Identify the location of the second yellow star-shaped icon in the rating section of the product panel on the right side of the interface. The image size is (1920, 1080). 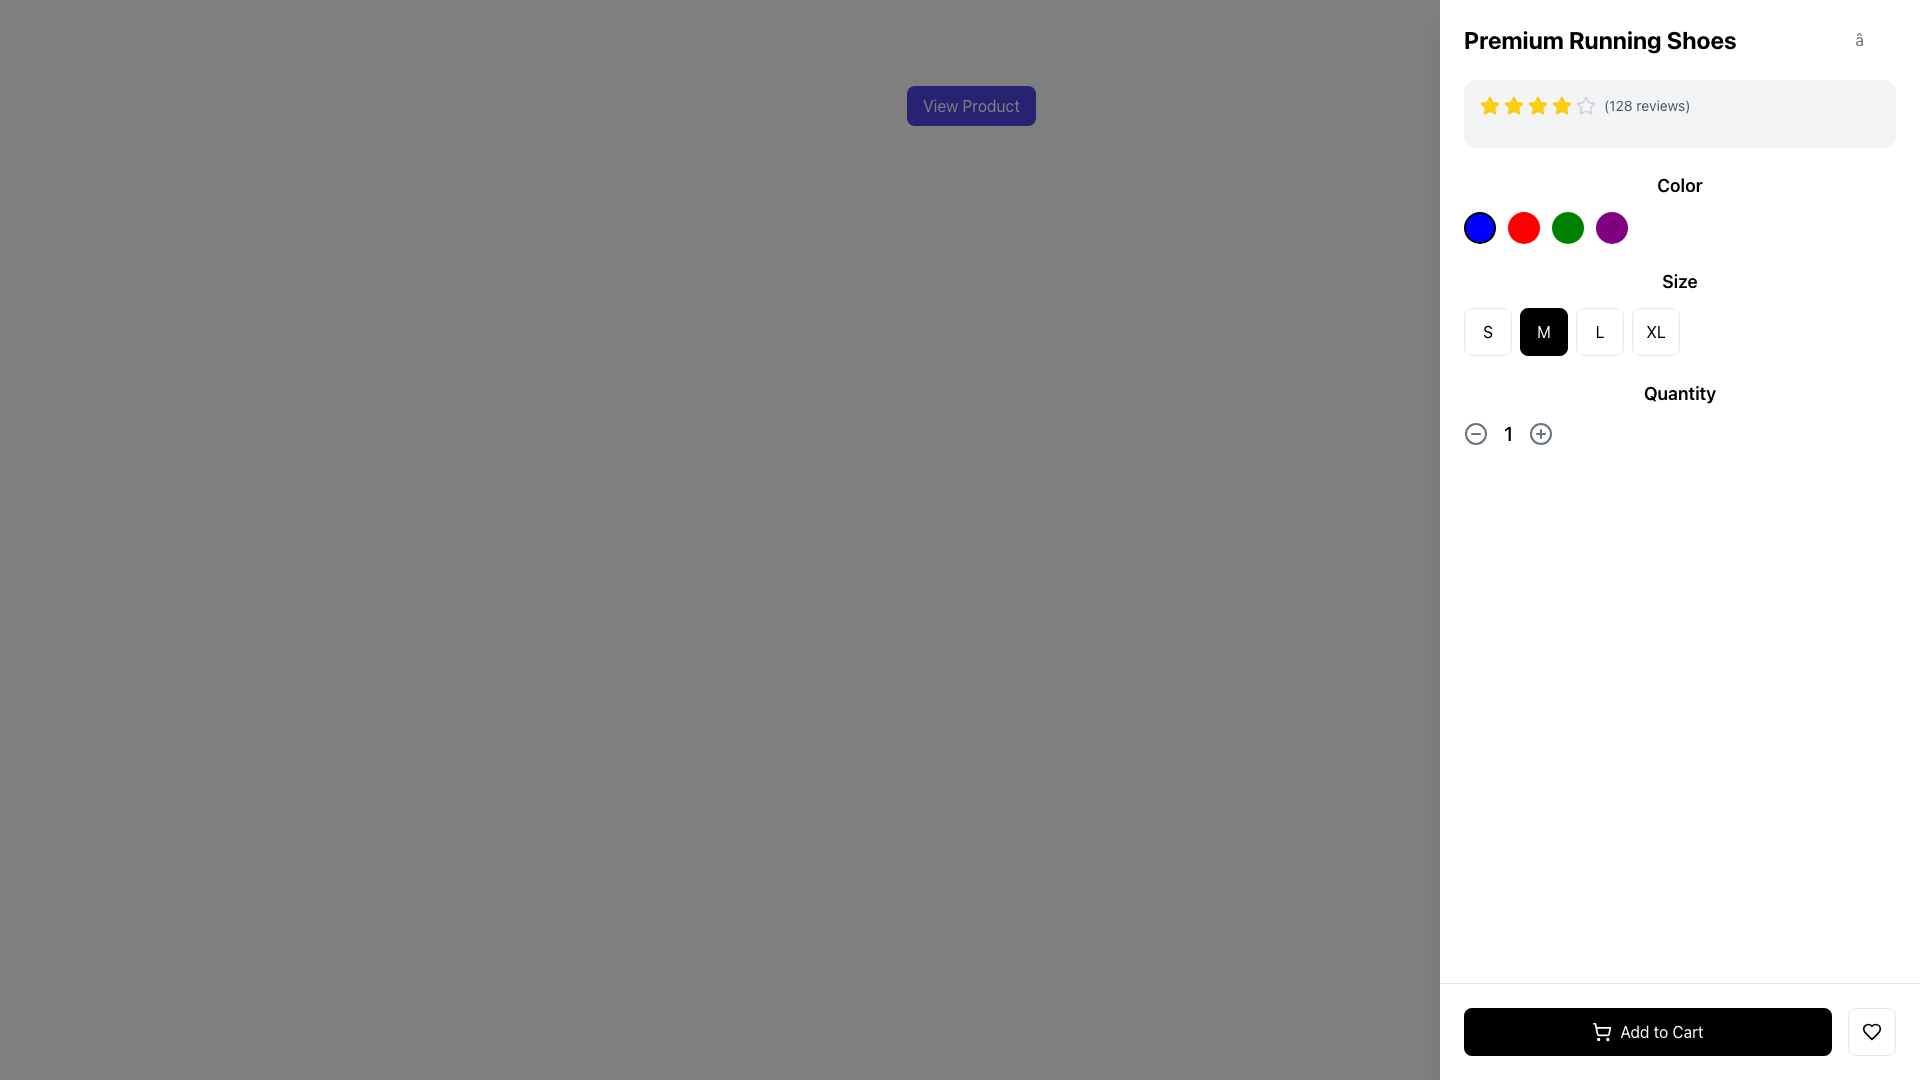
(1513, 105).